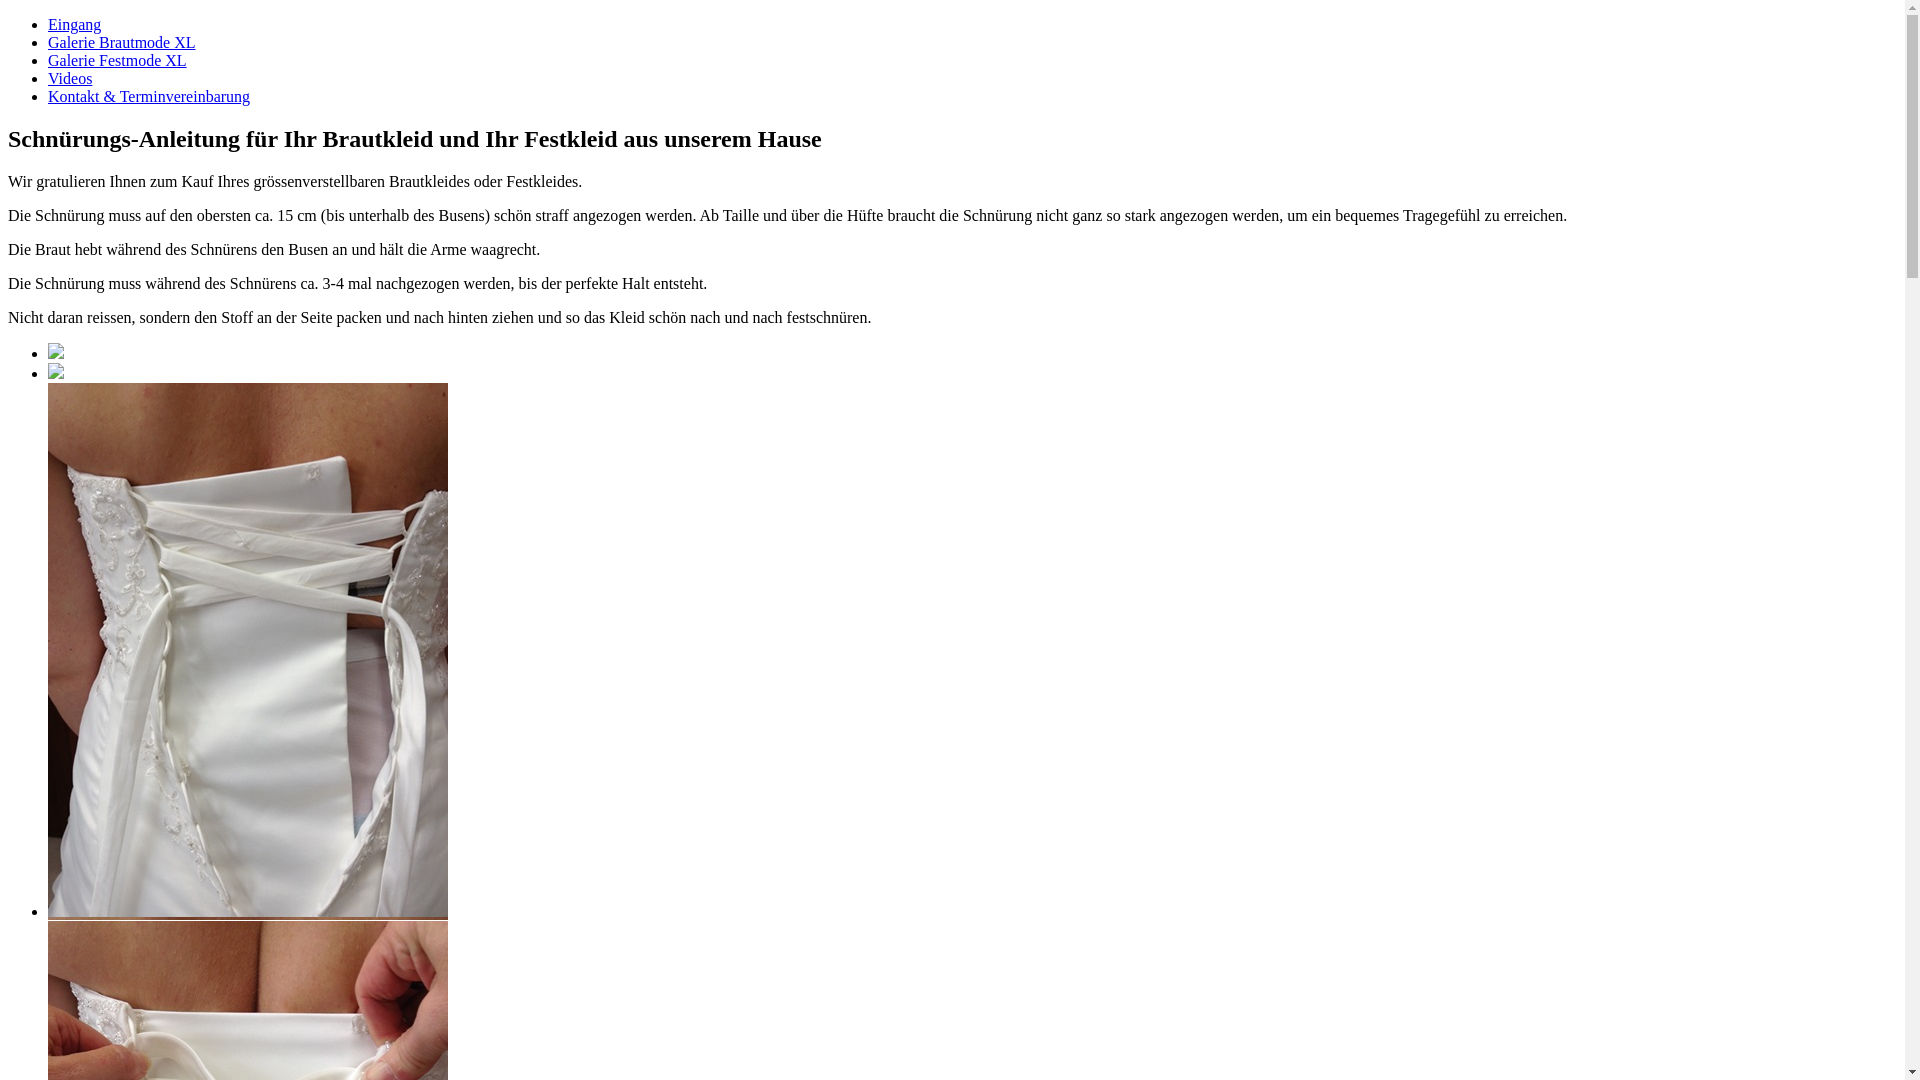 The width and height of the screenshot is (1920, 1080). I want to click on 'Galerie Festmode XL', so click(116, 59).